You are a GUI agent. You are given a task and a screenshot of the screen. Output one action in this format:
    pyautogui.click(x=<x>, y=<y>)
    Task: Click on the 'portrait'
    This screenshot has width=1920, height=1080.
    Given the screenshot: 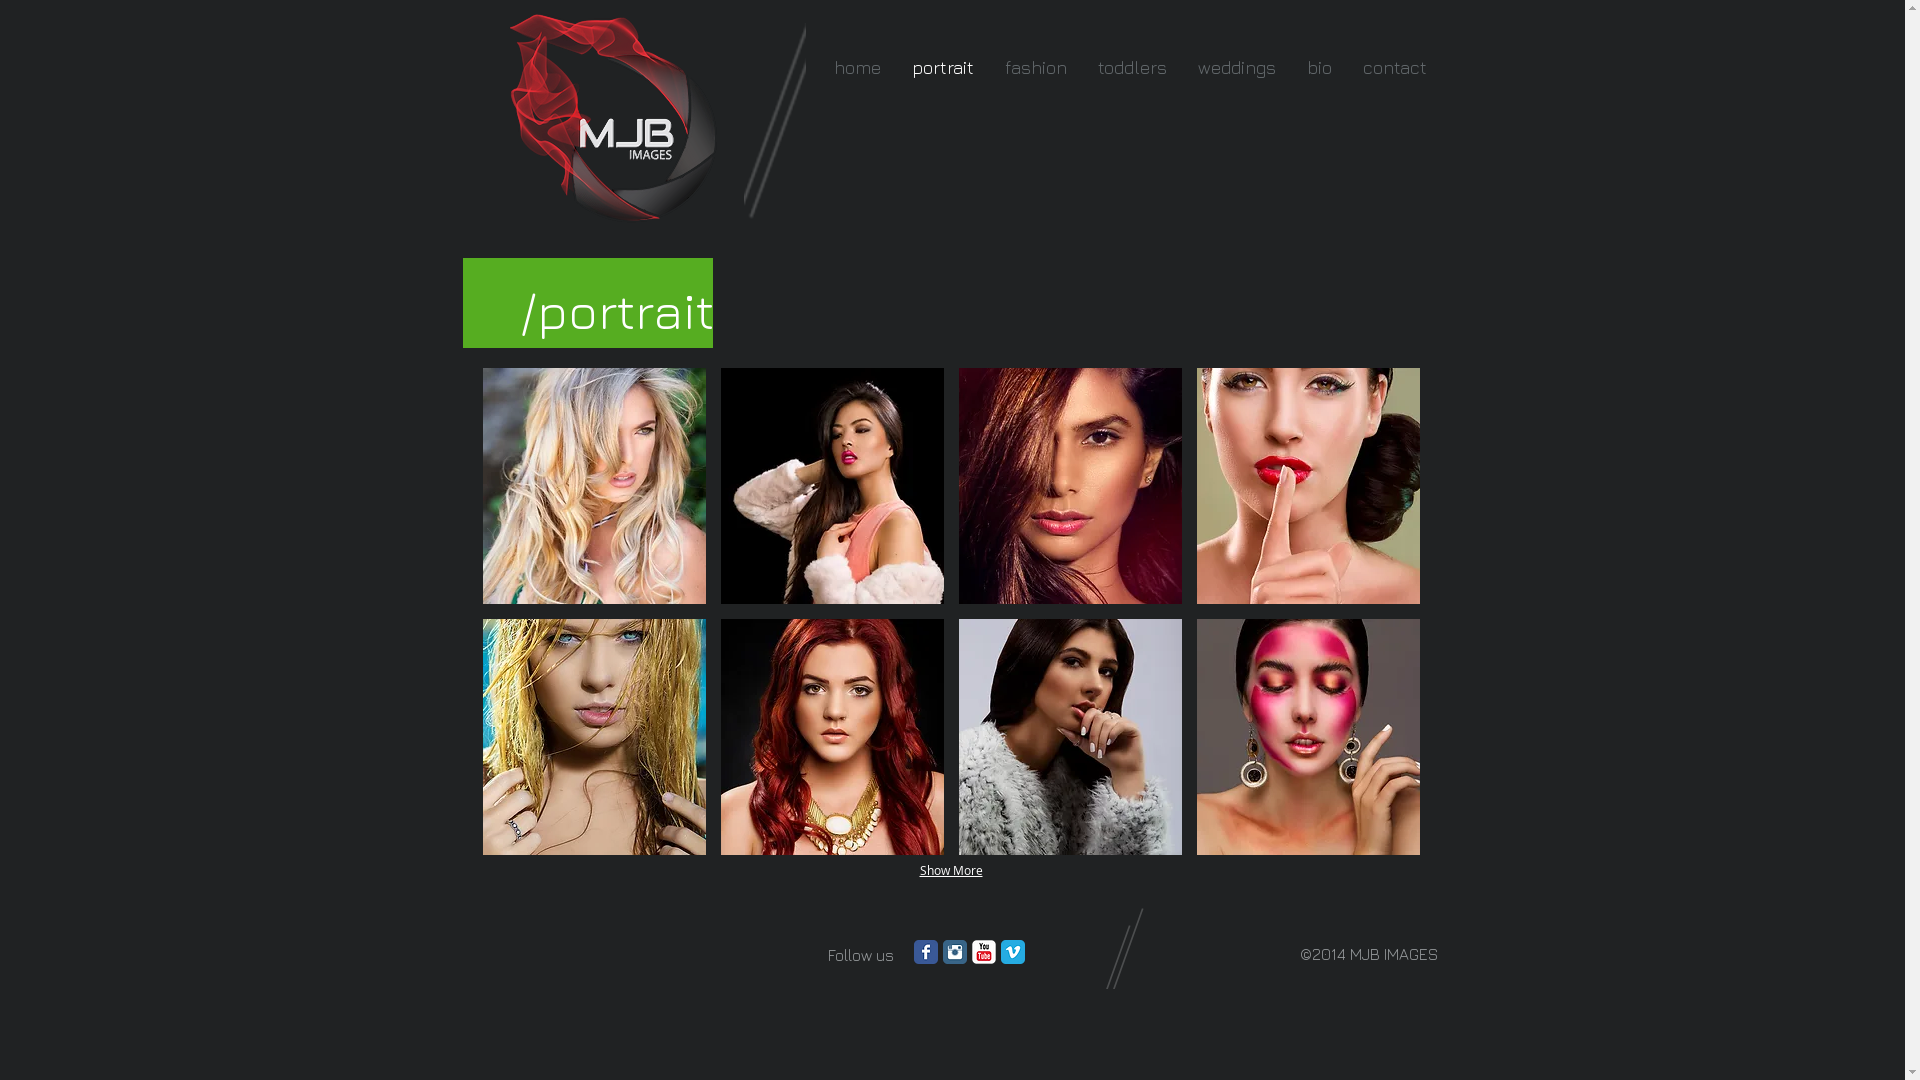 What is the action you would take?
    pyautogui.click(x=941, y=66)
    